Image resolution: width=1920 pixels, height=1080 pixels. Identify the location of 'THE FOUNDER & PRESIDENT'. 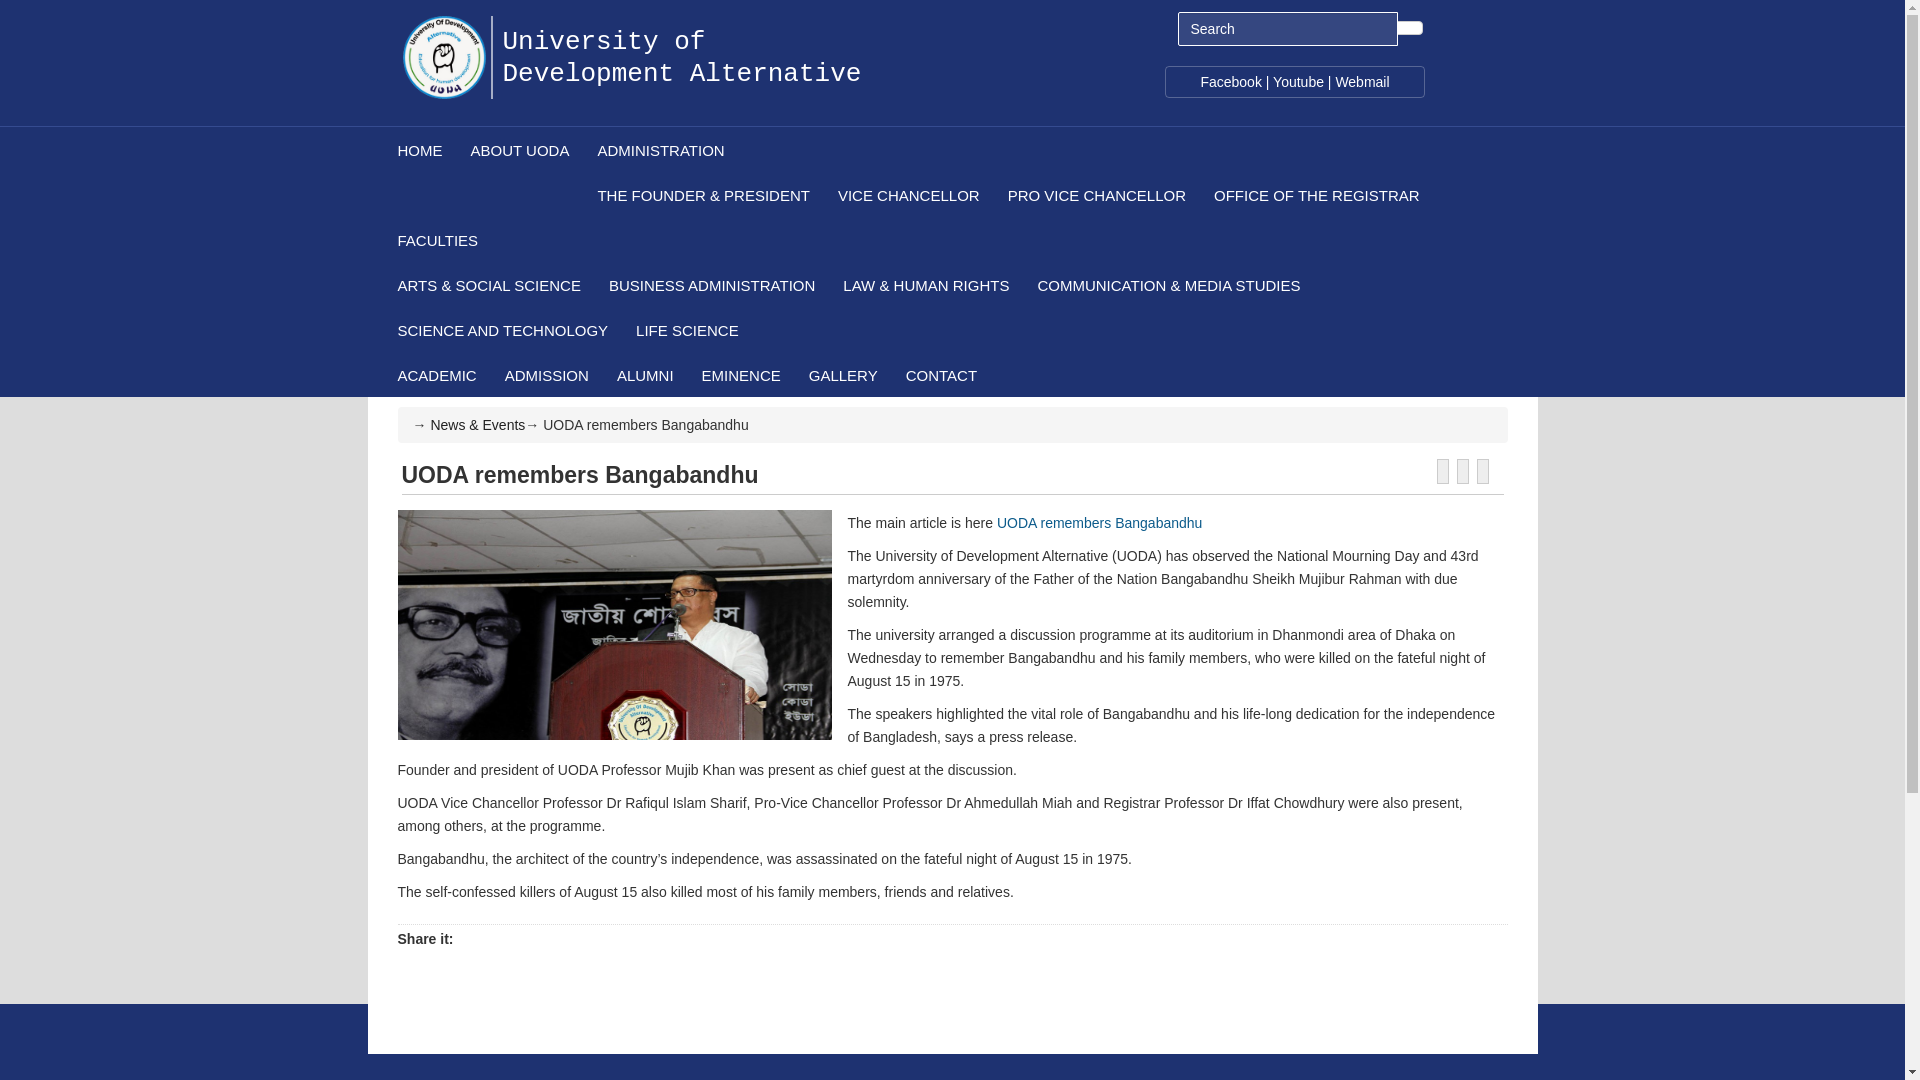
(702, 194).